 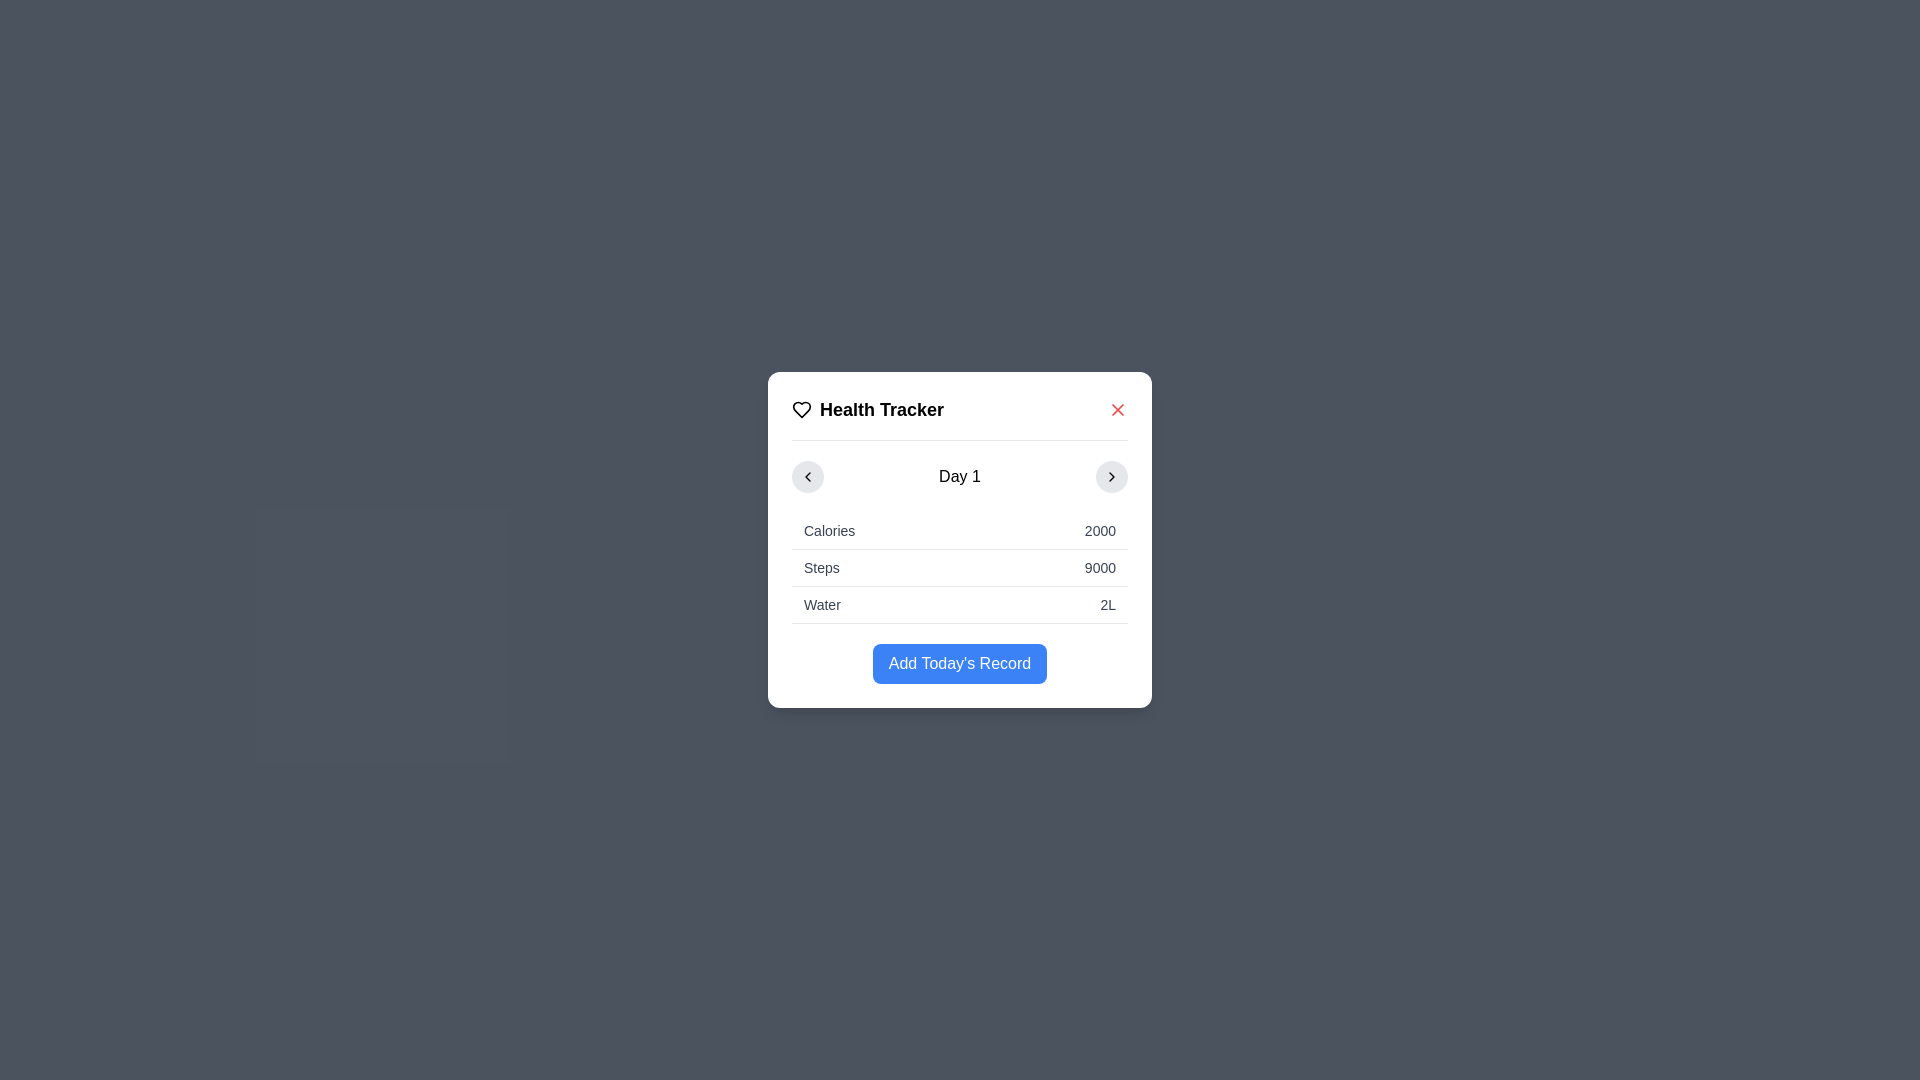 I want to click on the header text of the popup modal, which indicates the health tracking feature, so click(x=868, y=408).